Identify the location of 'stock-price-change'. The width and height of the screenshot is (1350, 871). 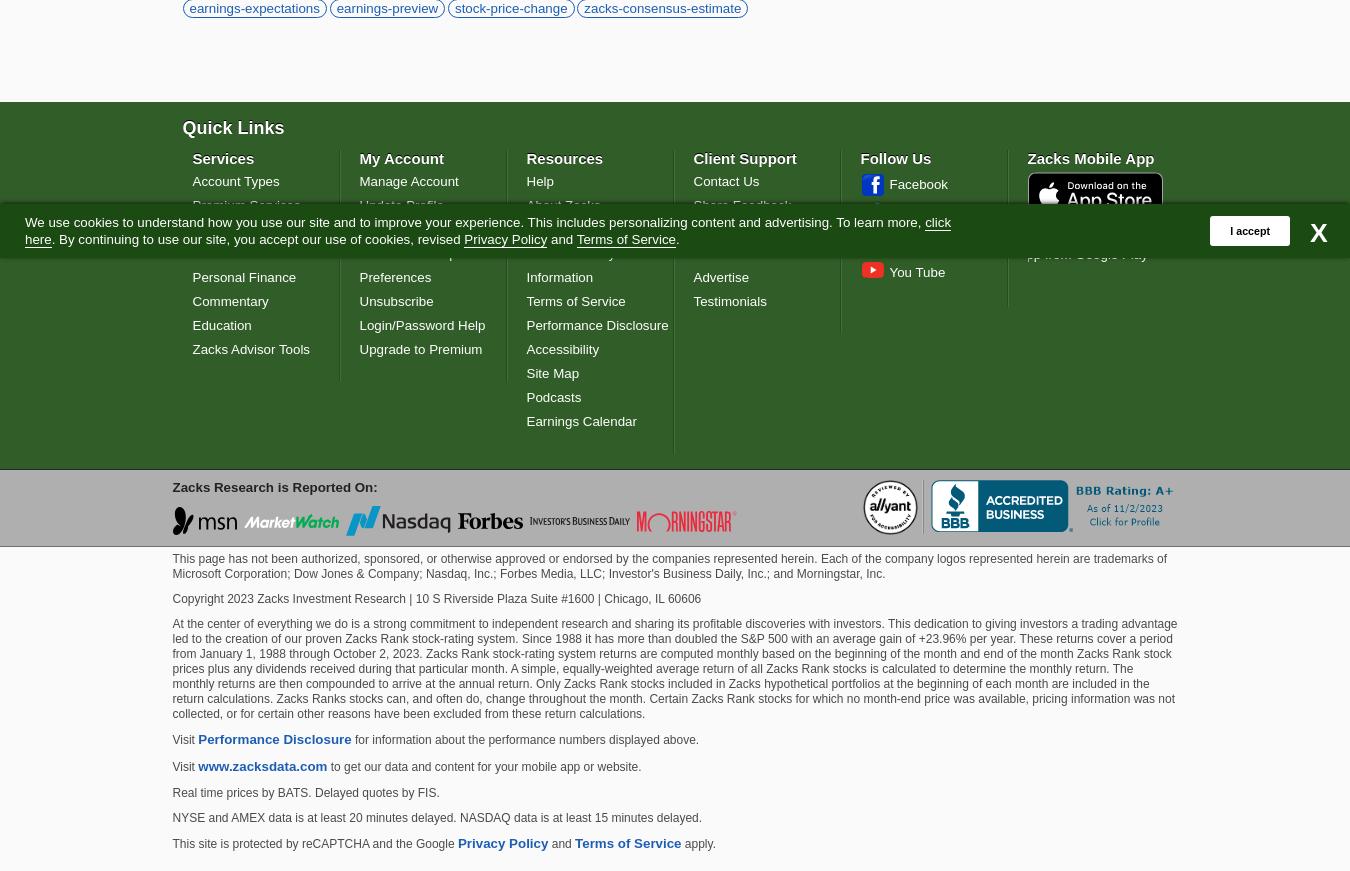
(509, 7).